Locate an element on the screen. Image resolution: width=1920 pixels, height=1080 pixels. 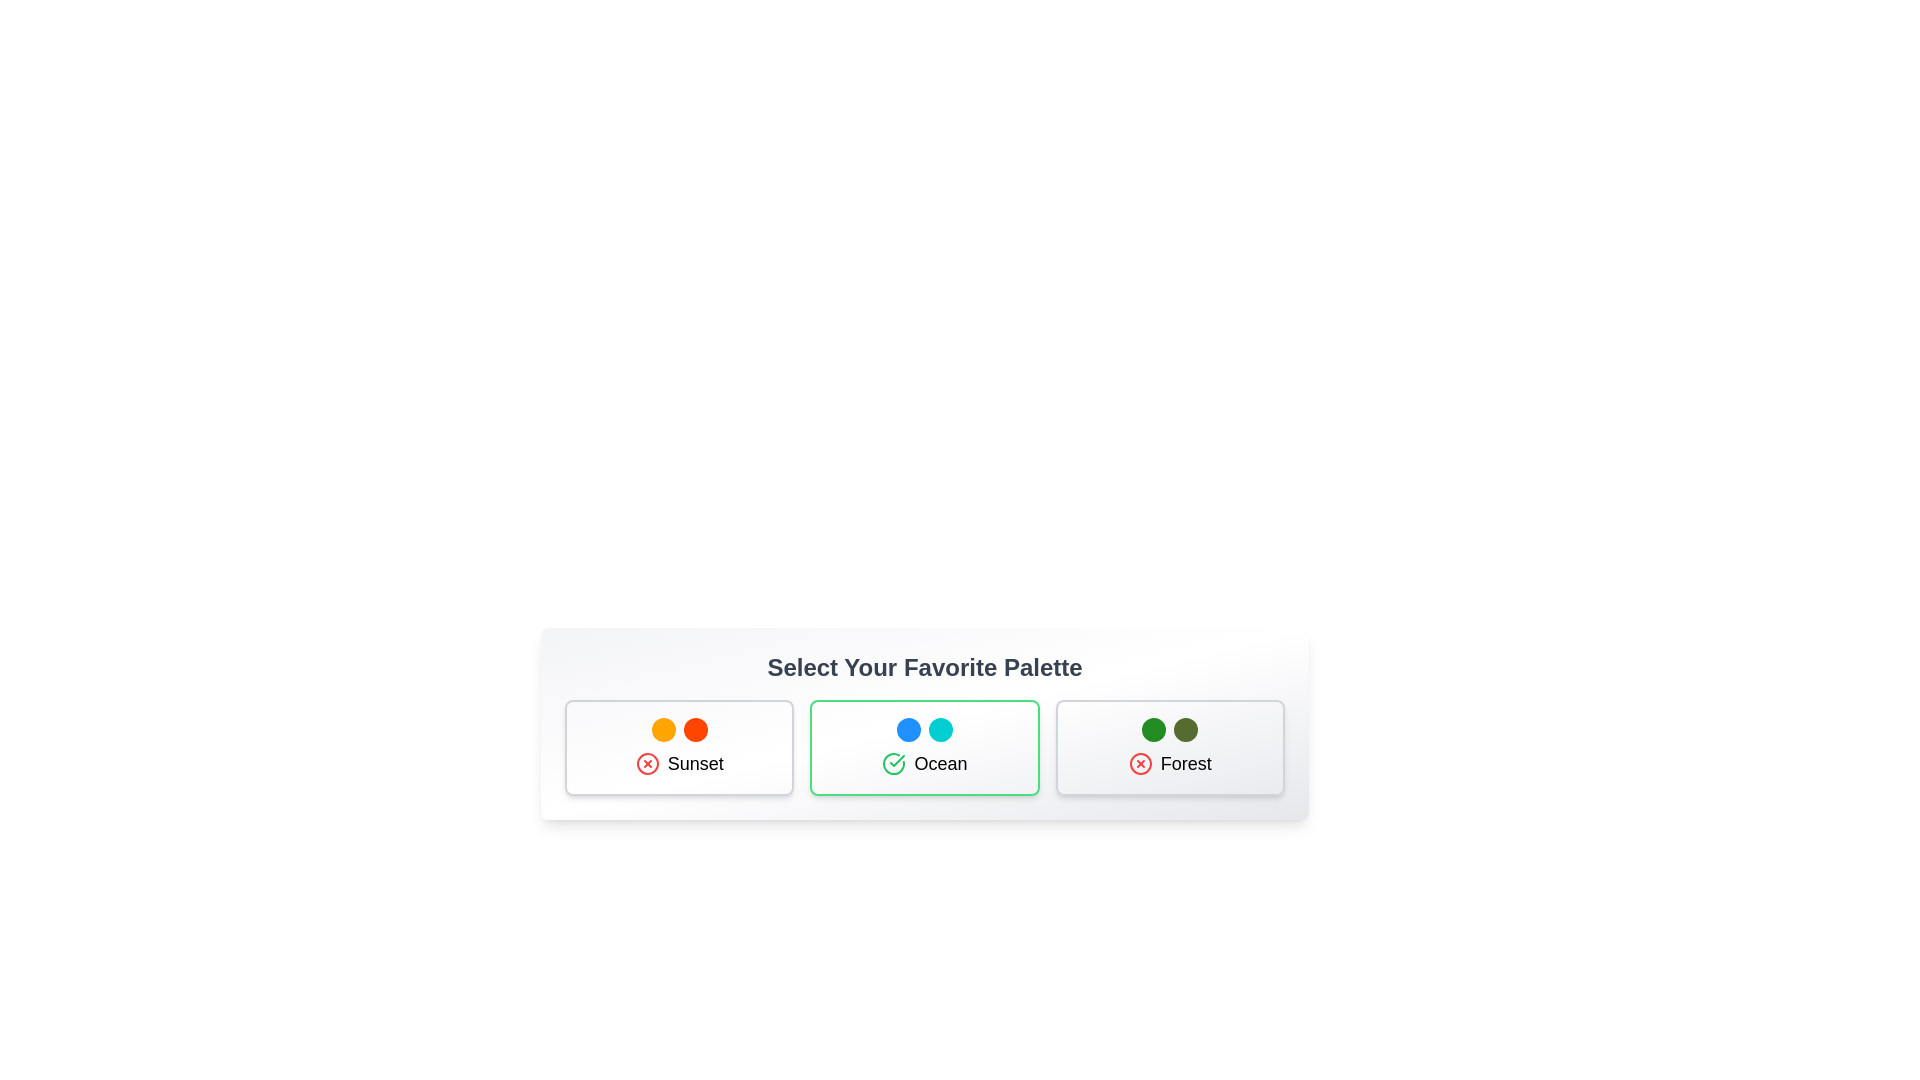
the palette Sunset by clicking on its card is located at coordinates (679, 748).